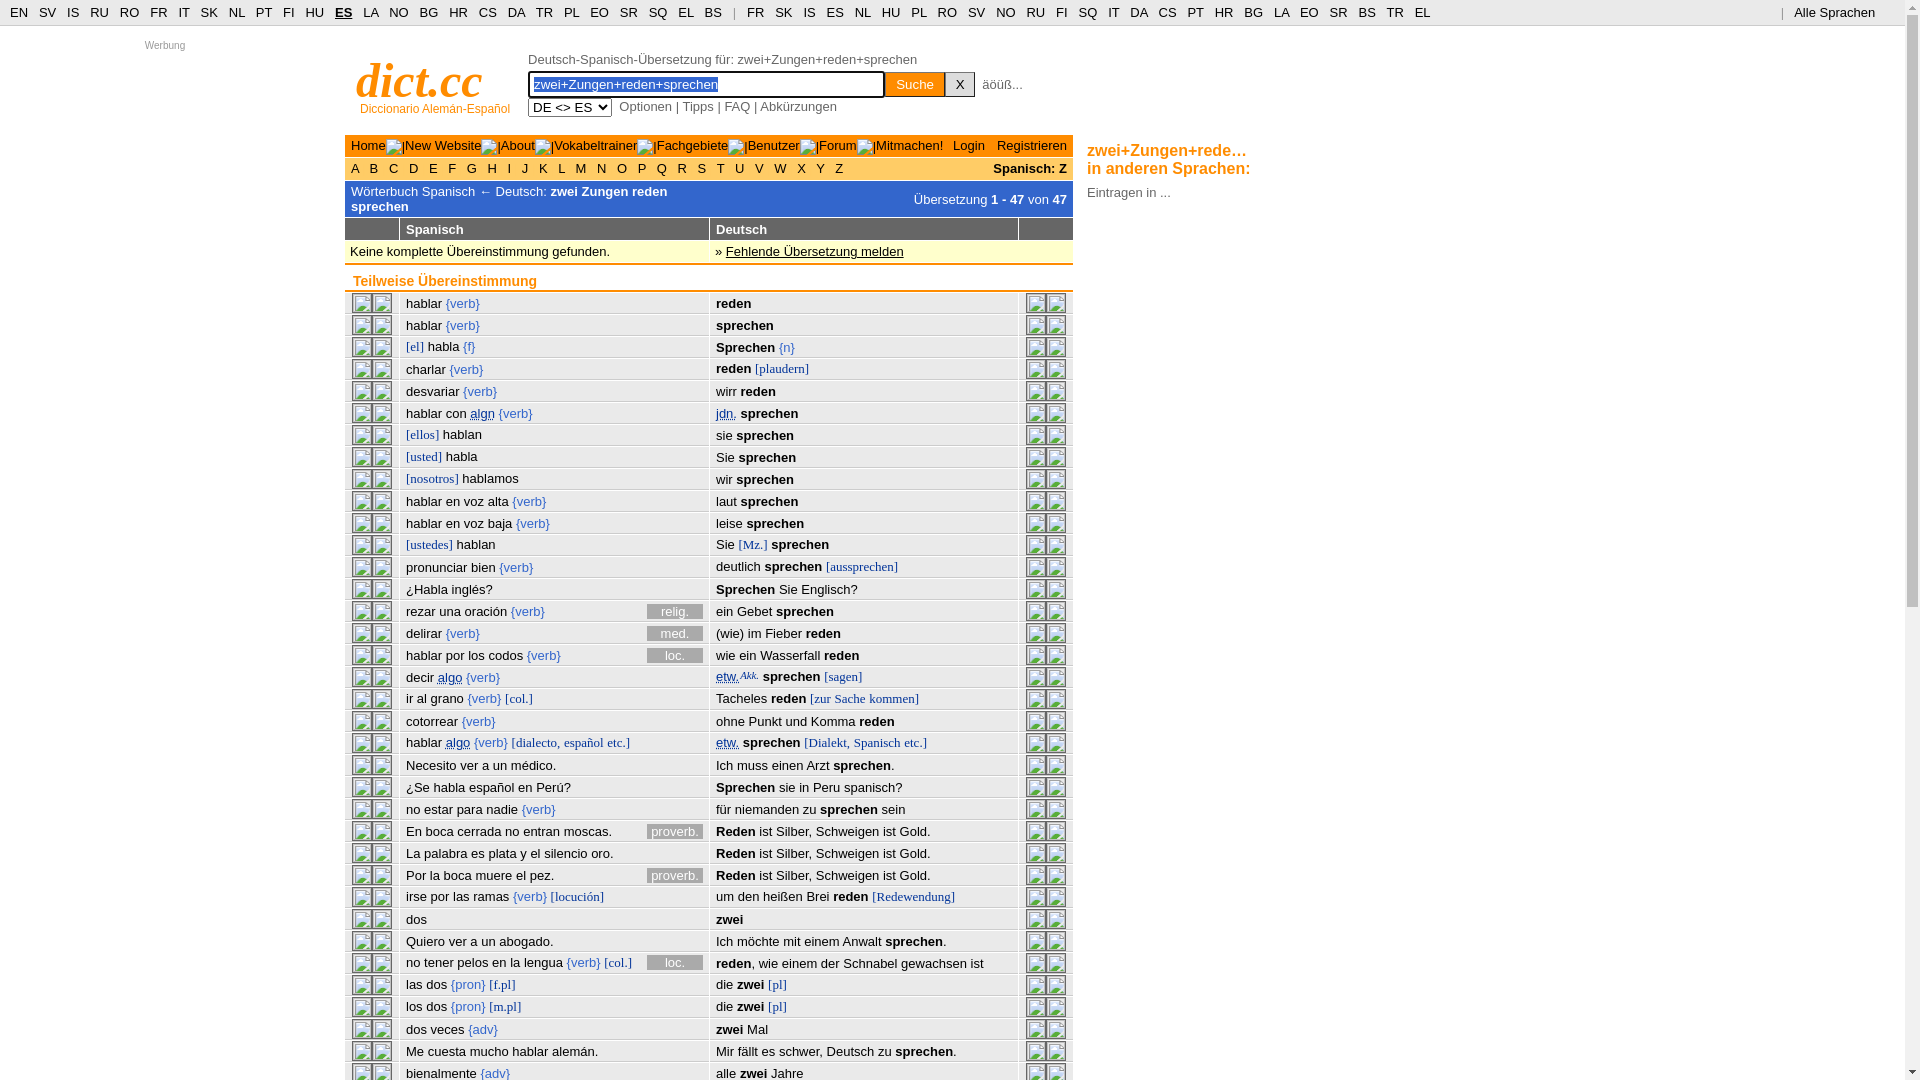 Image resolution: width=1920 pixels, height=1080 pixels. I want to click on 'cuesta', so click(445, 1050).